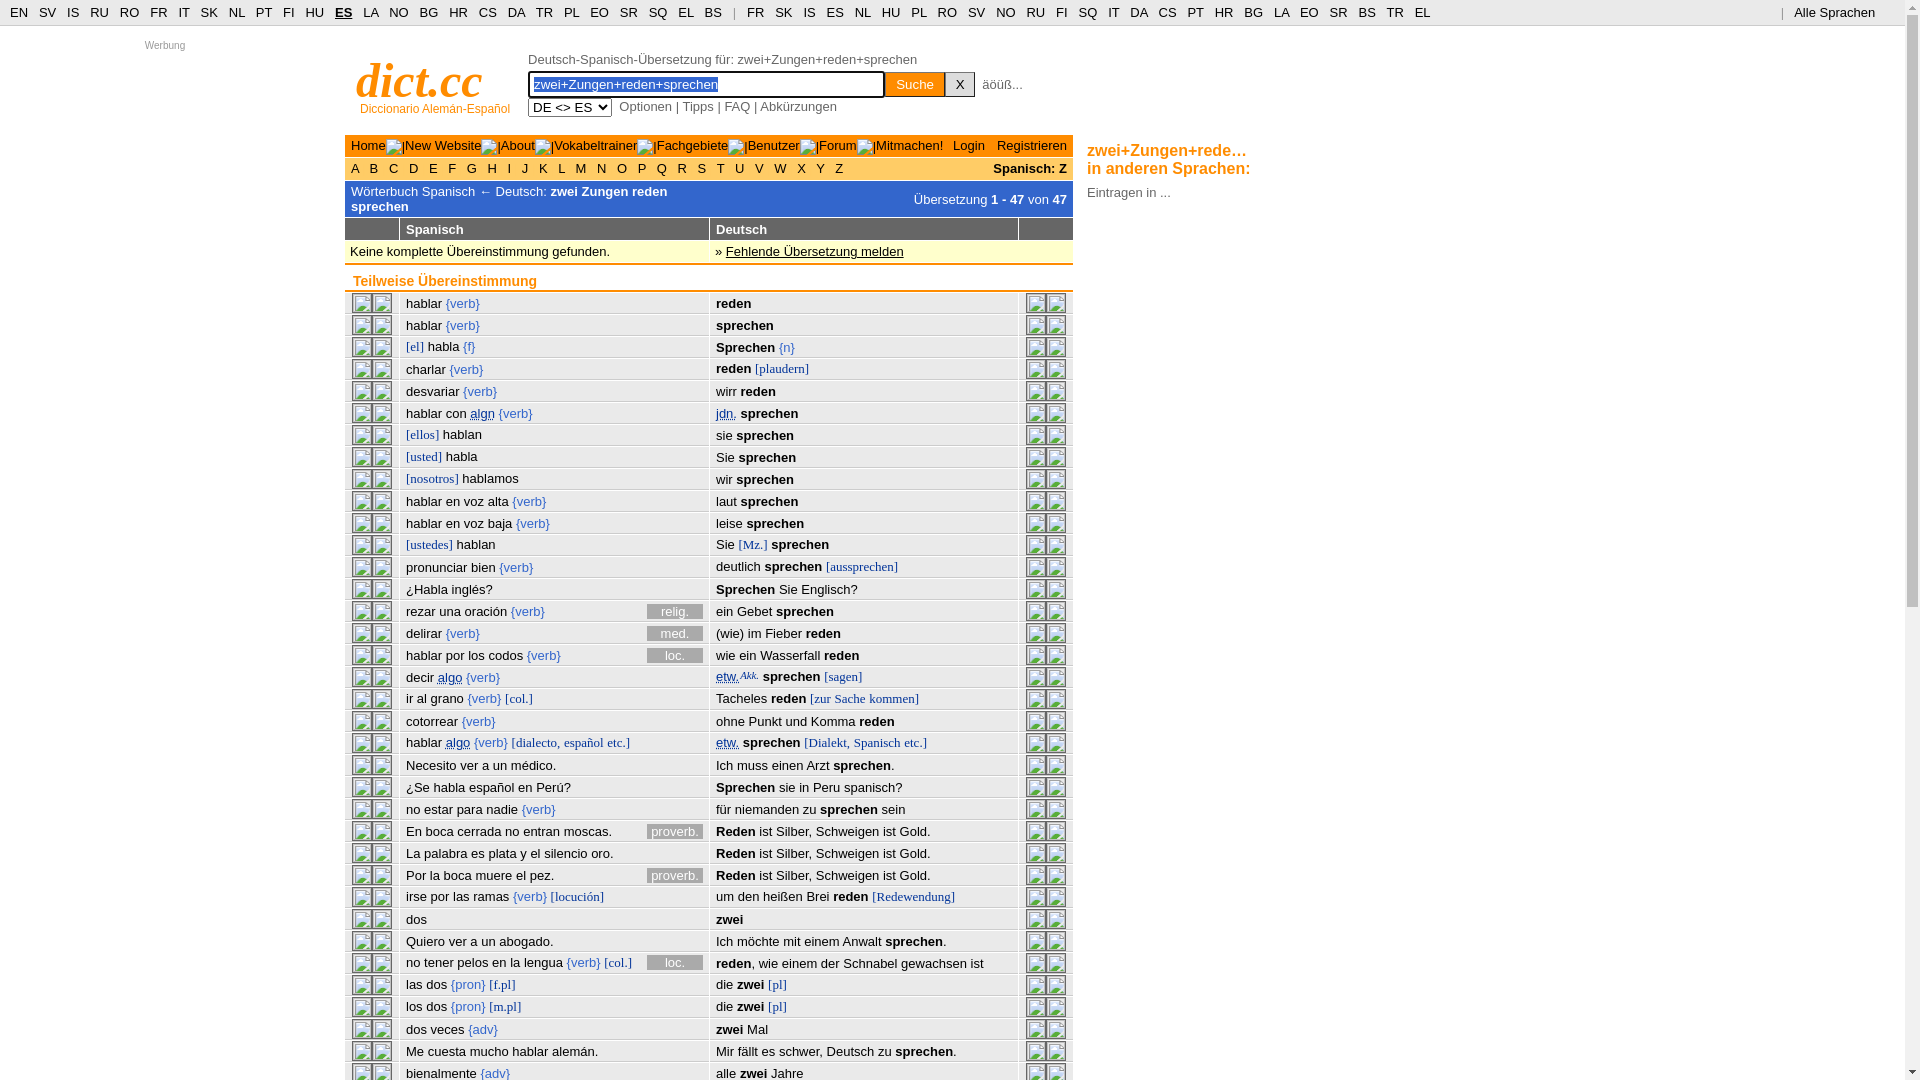 Image resolution: width=1920 pixels, height=1080 pixels. I want to click on 'cuesta', so click(445, 1050).